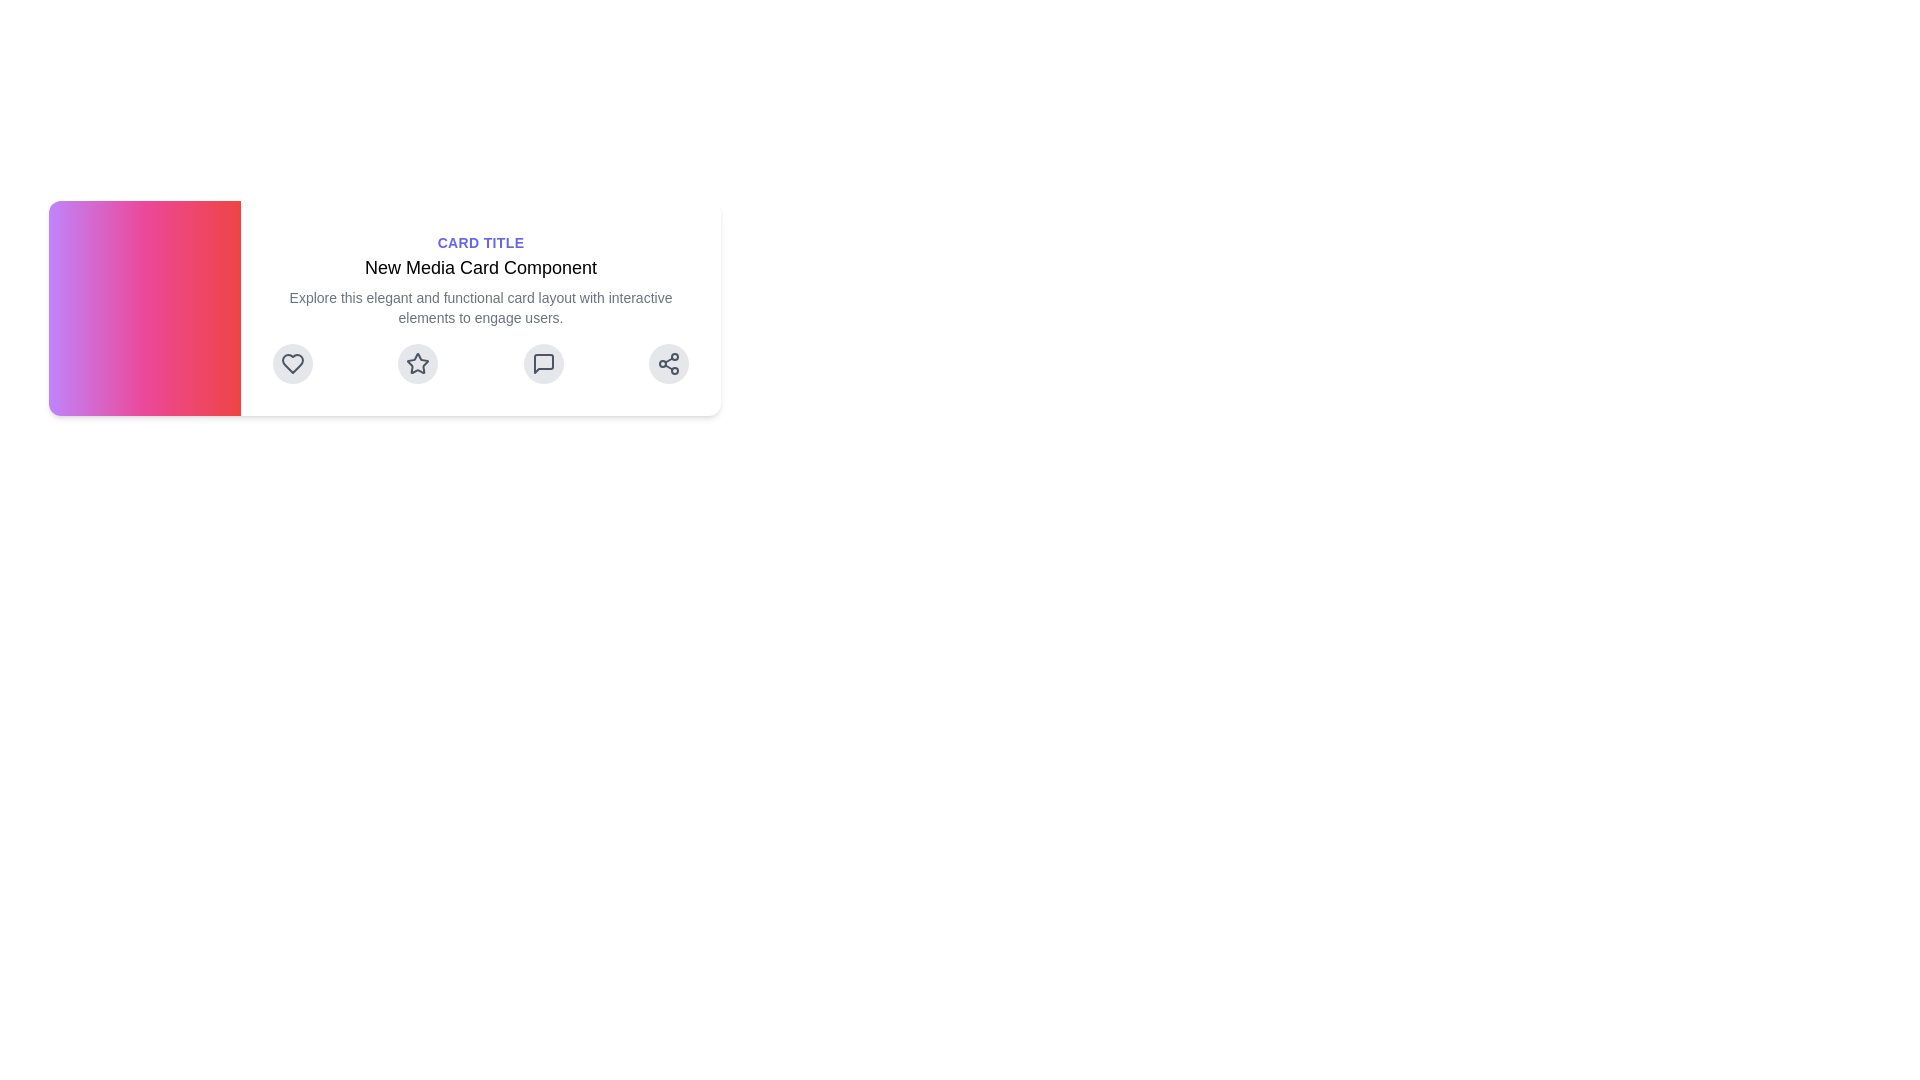 The width and height of the screenshot is (1920, 1080). I want to click on the heart-shaped icon located on the far left of the icon group, so click(291, 363).